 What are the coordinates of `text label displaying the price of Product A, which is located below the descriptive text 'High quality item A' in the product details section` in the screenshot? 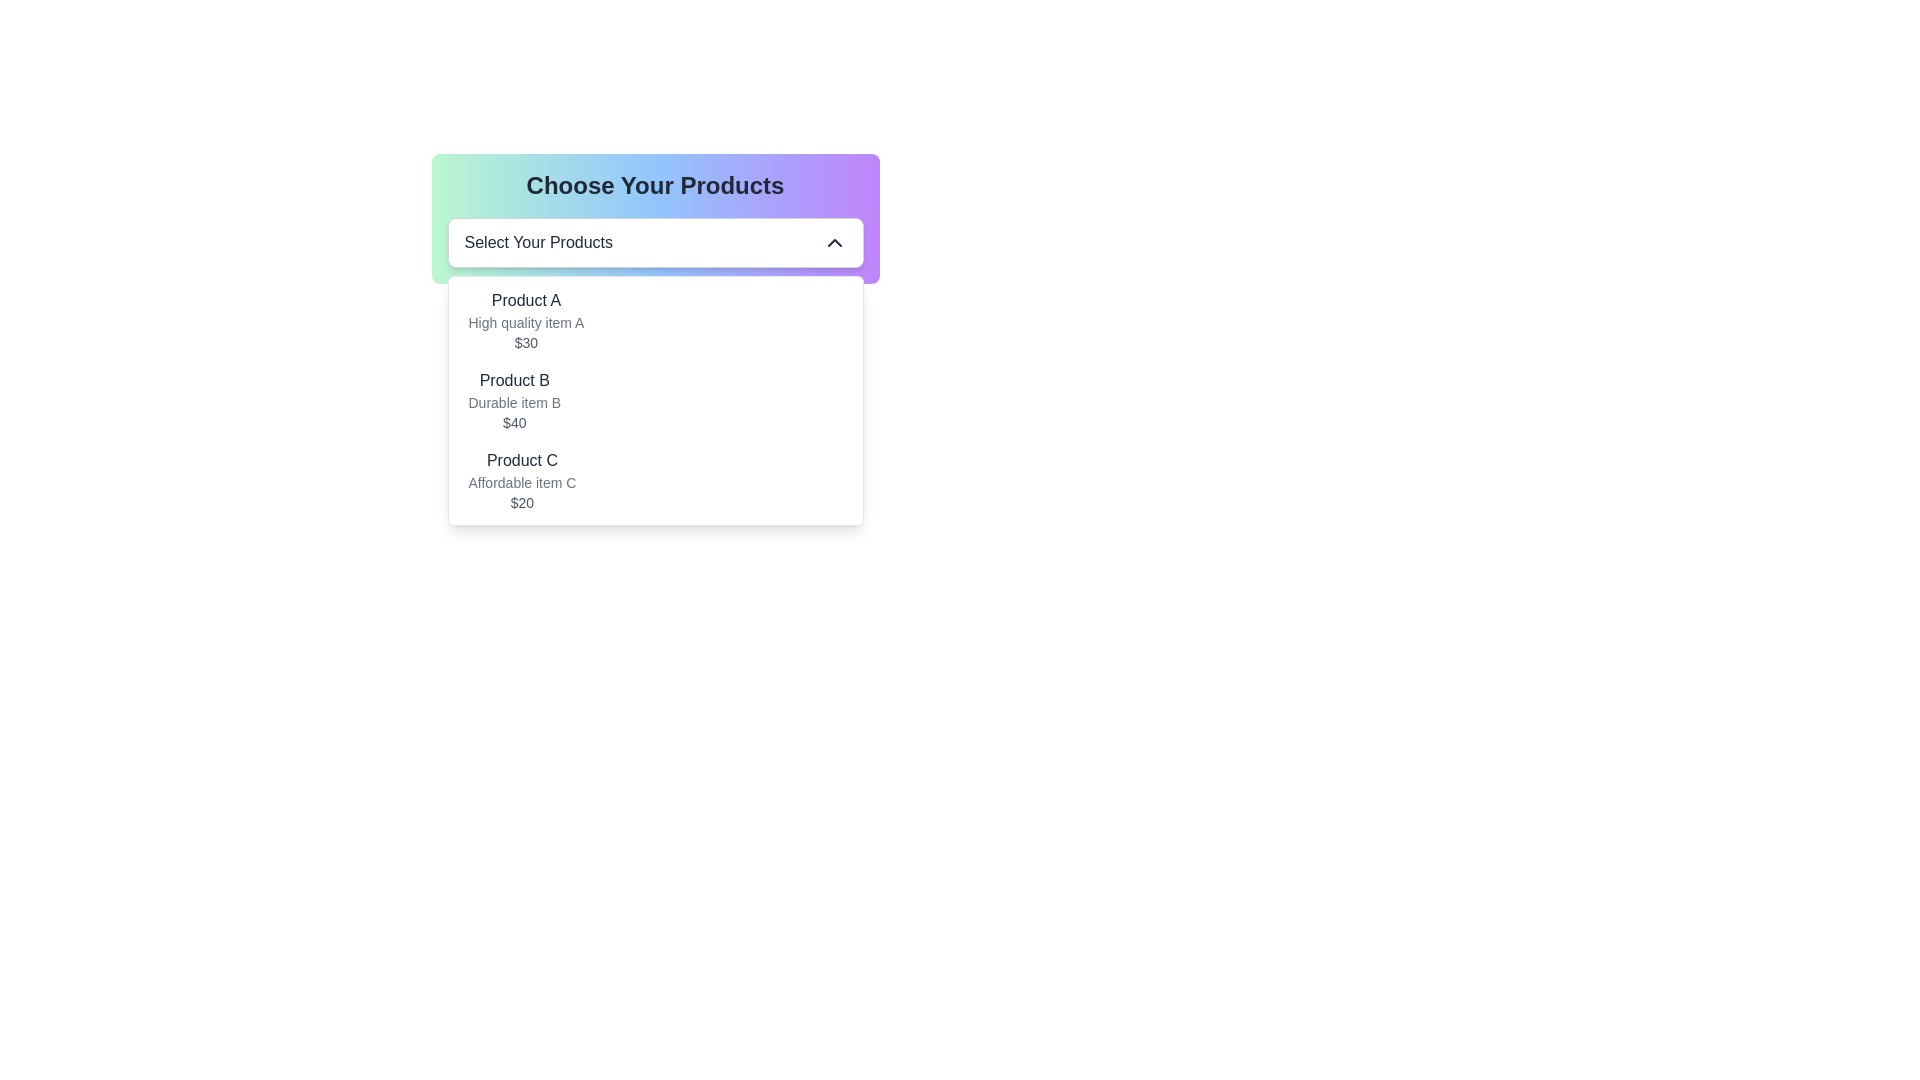 It's located at (526, 342).